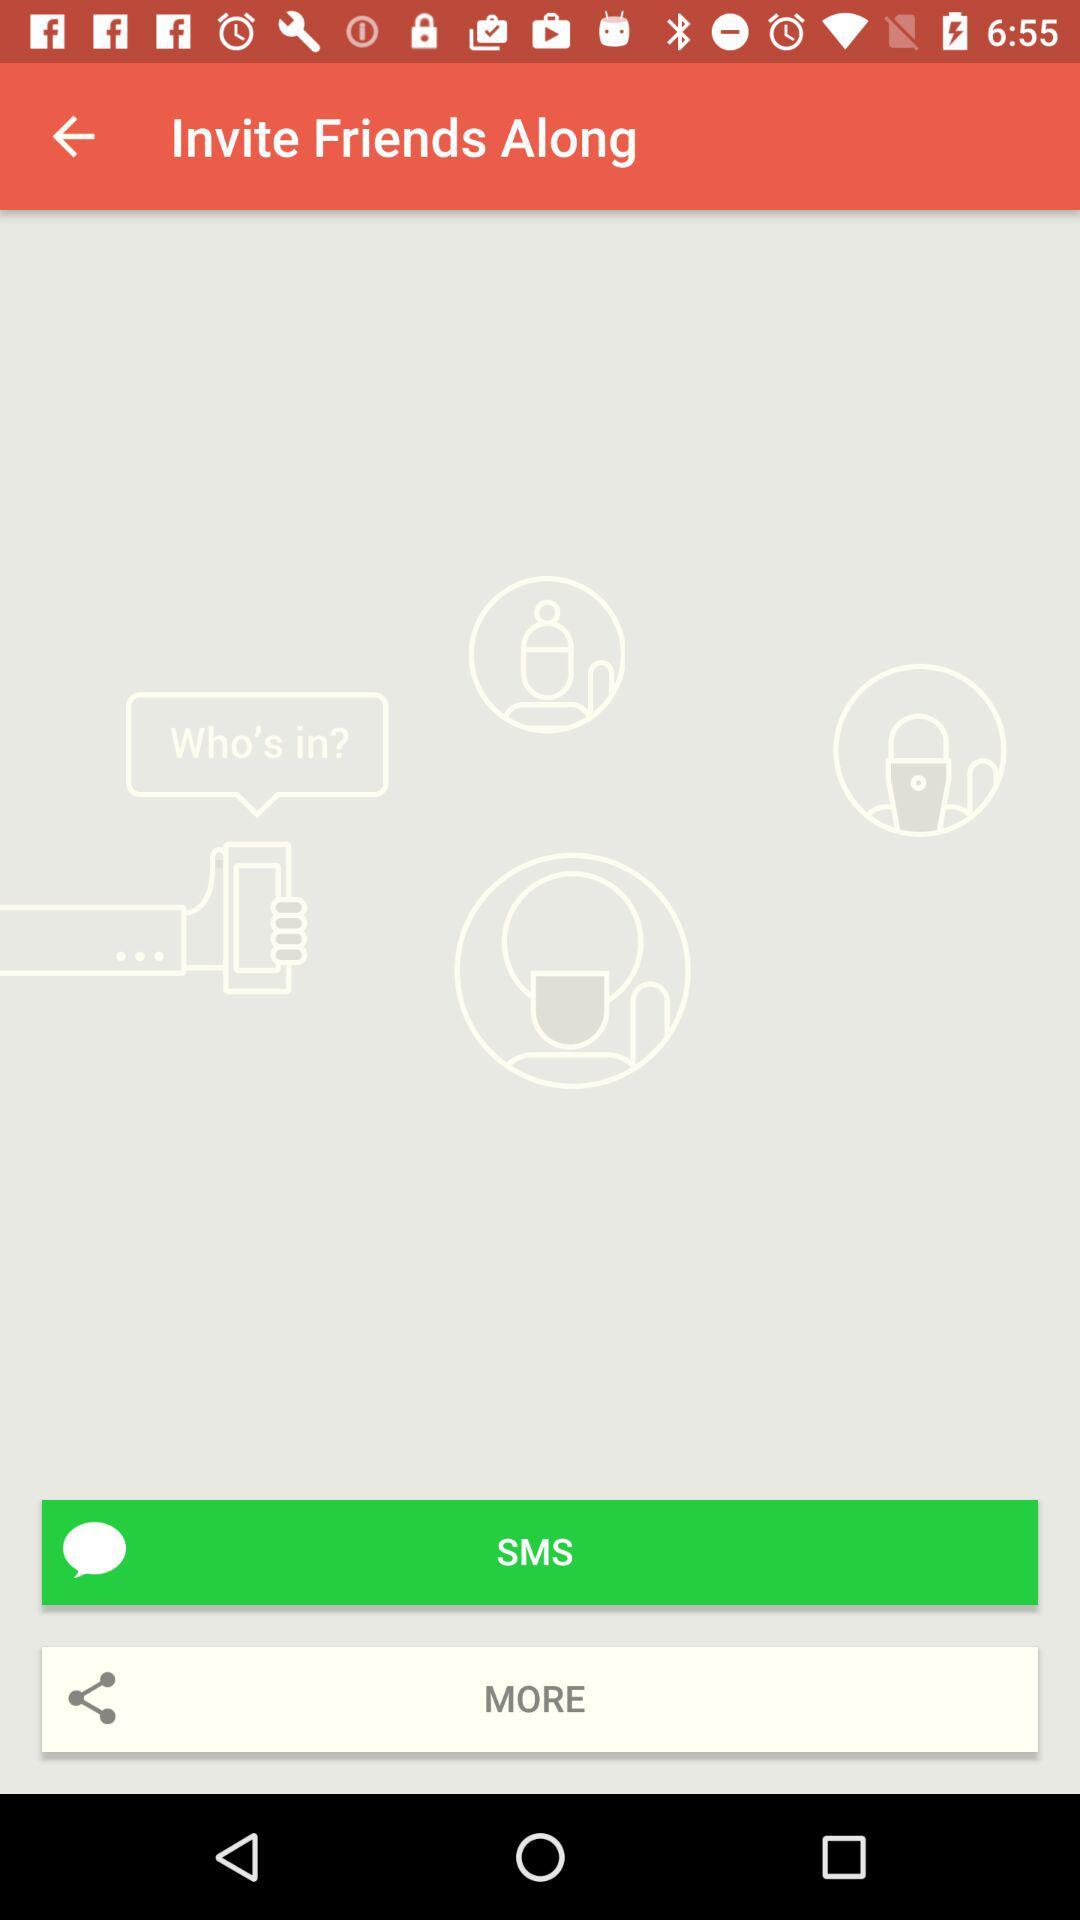 The height and width of the screenshot is (1920, 1080). I want to click on the app next to  invite friends along, so click(72, 135).